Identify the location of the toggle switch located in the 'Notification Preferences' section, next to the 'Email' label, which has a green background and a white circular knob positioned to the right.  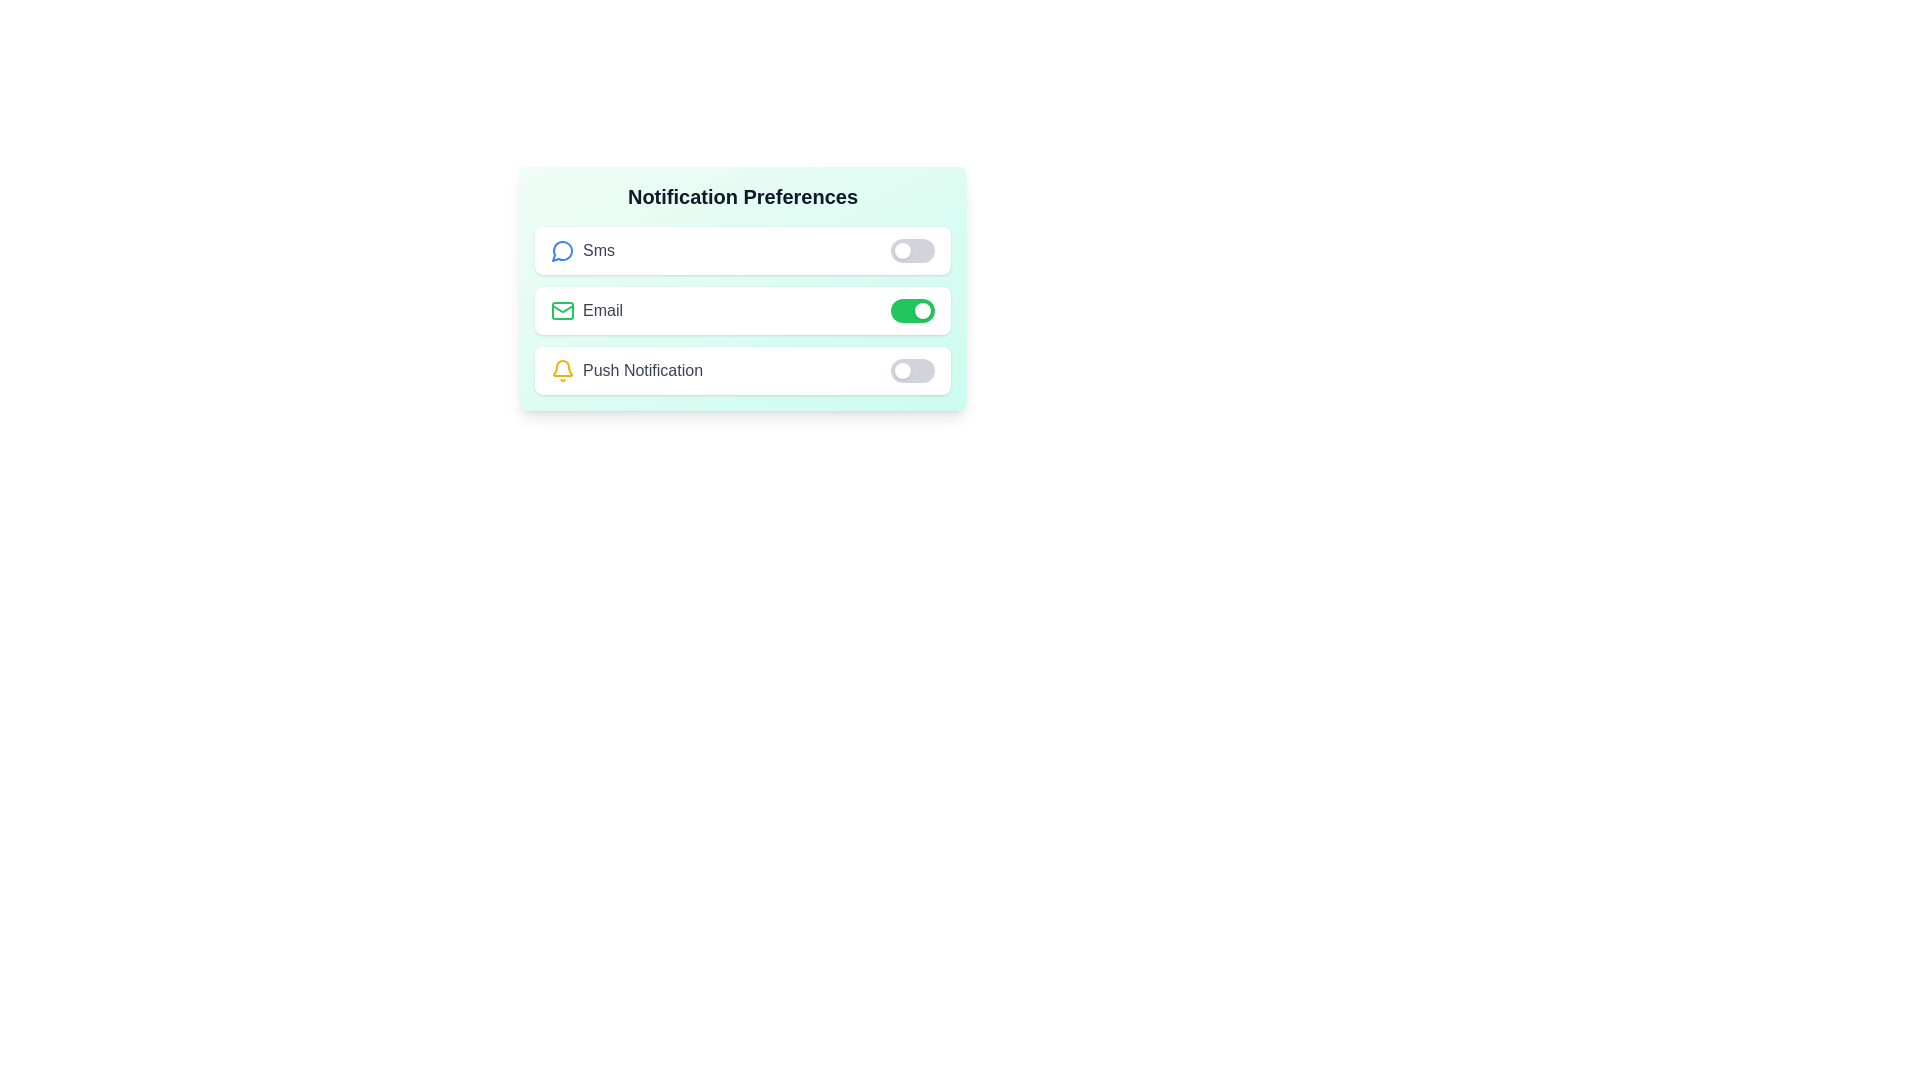
(911, 311).